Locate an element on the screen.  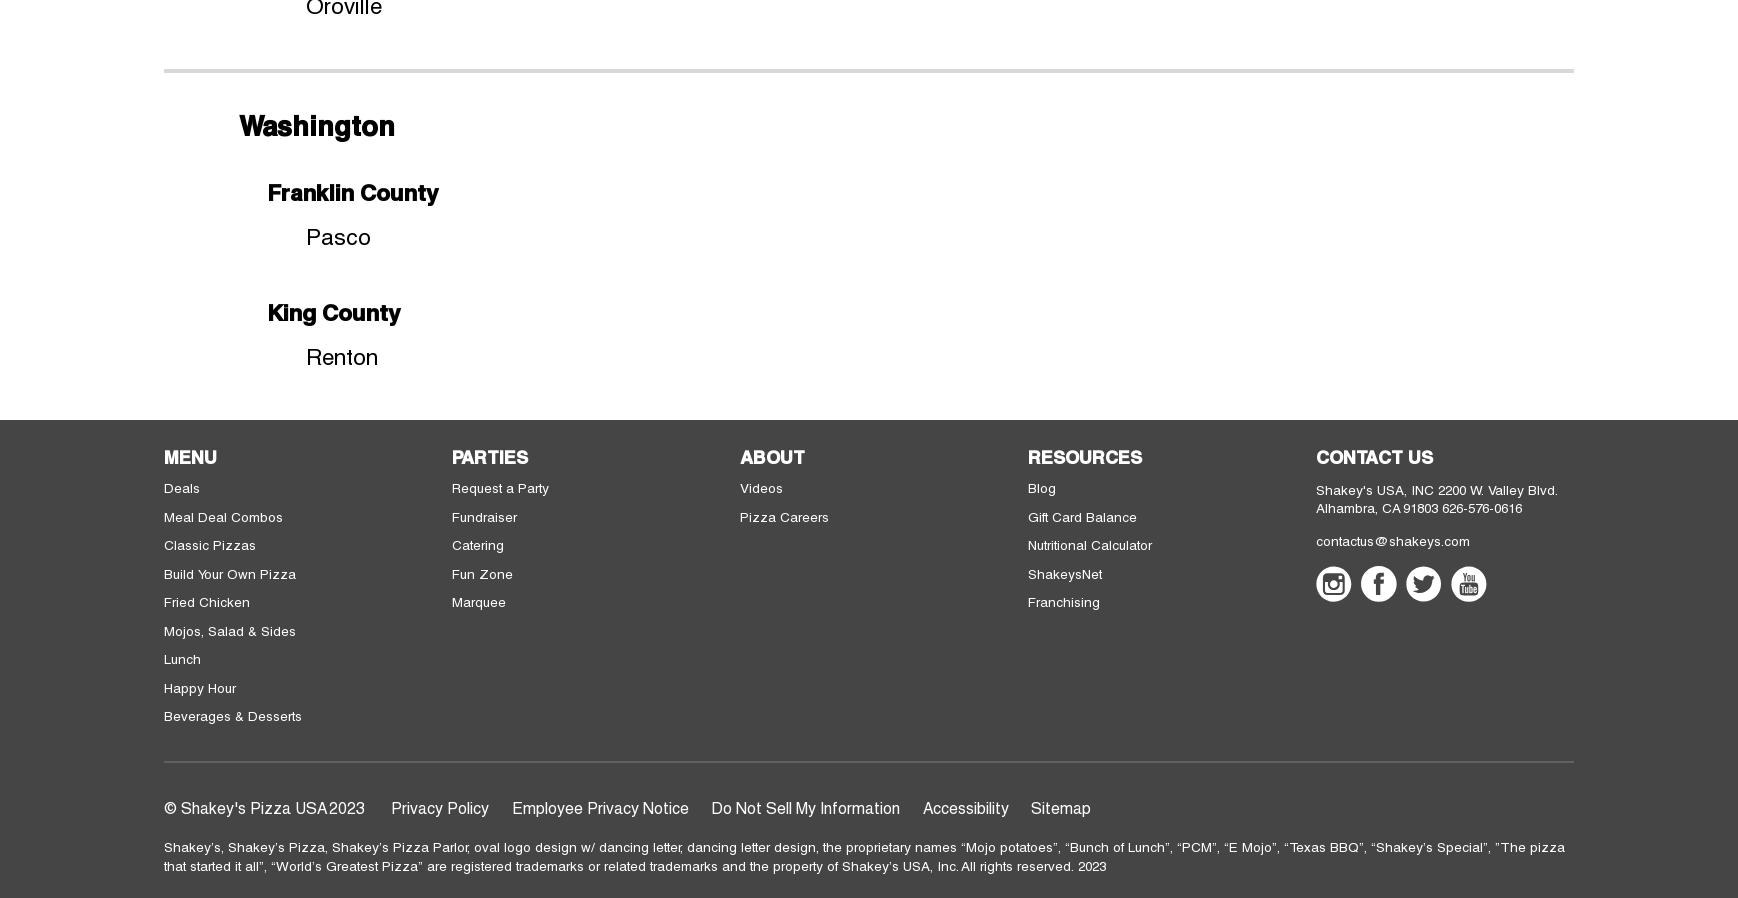
',' is located at coordinates (1060, 846).